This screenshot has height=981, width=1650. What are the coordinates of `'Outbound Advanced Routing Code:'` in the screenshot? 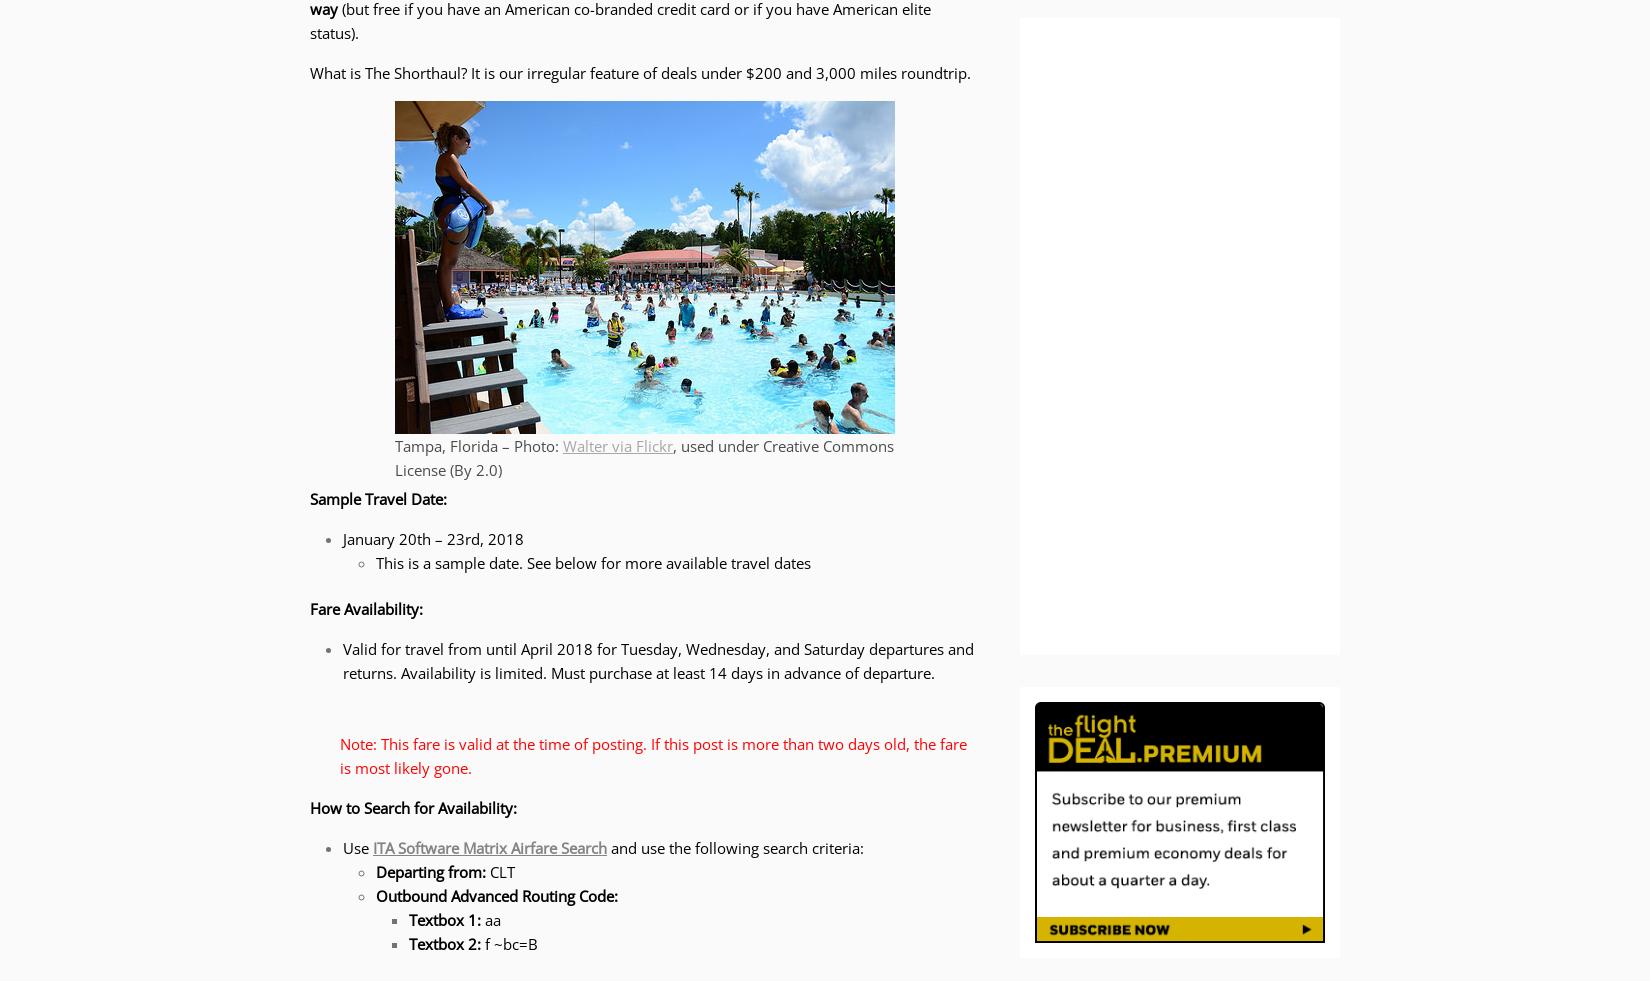 It's located at (376, 894).